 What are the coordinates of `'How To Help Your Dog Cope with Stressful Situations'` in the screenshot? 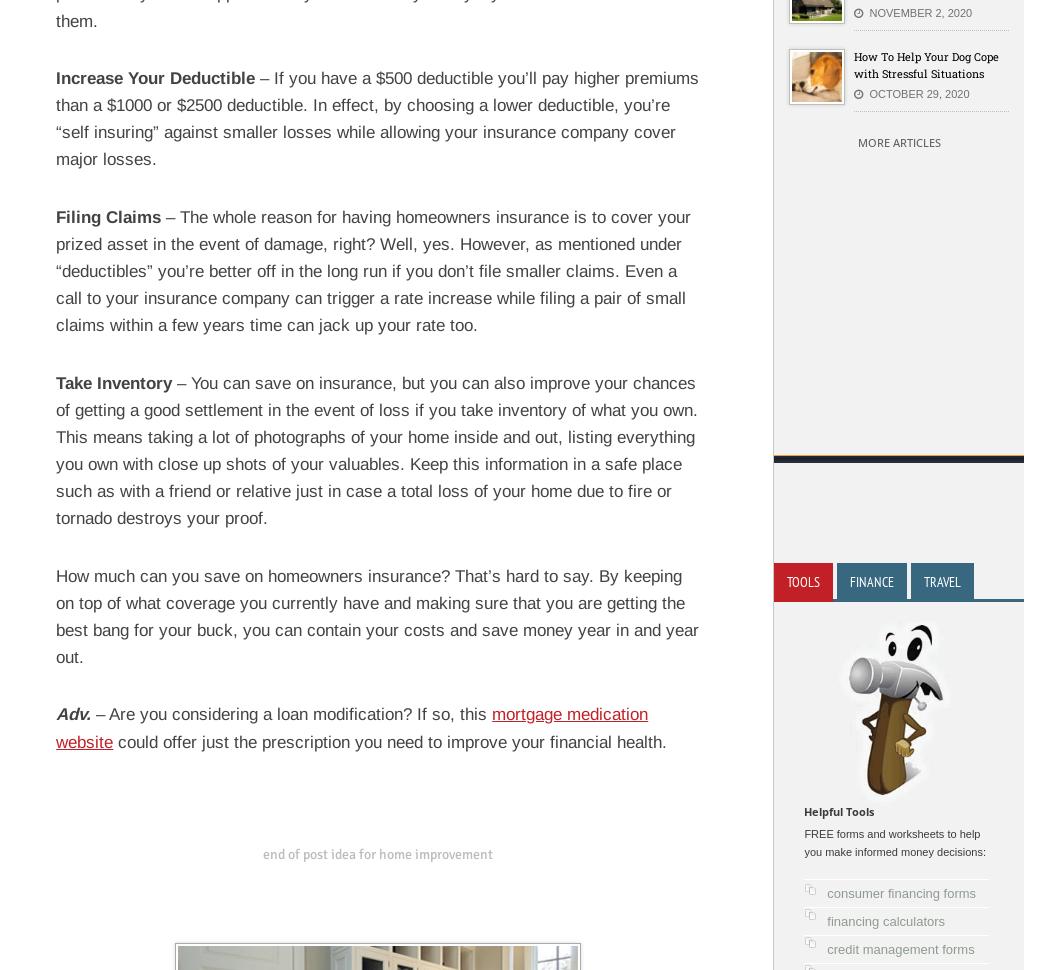 It's located at (926, 63).